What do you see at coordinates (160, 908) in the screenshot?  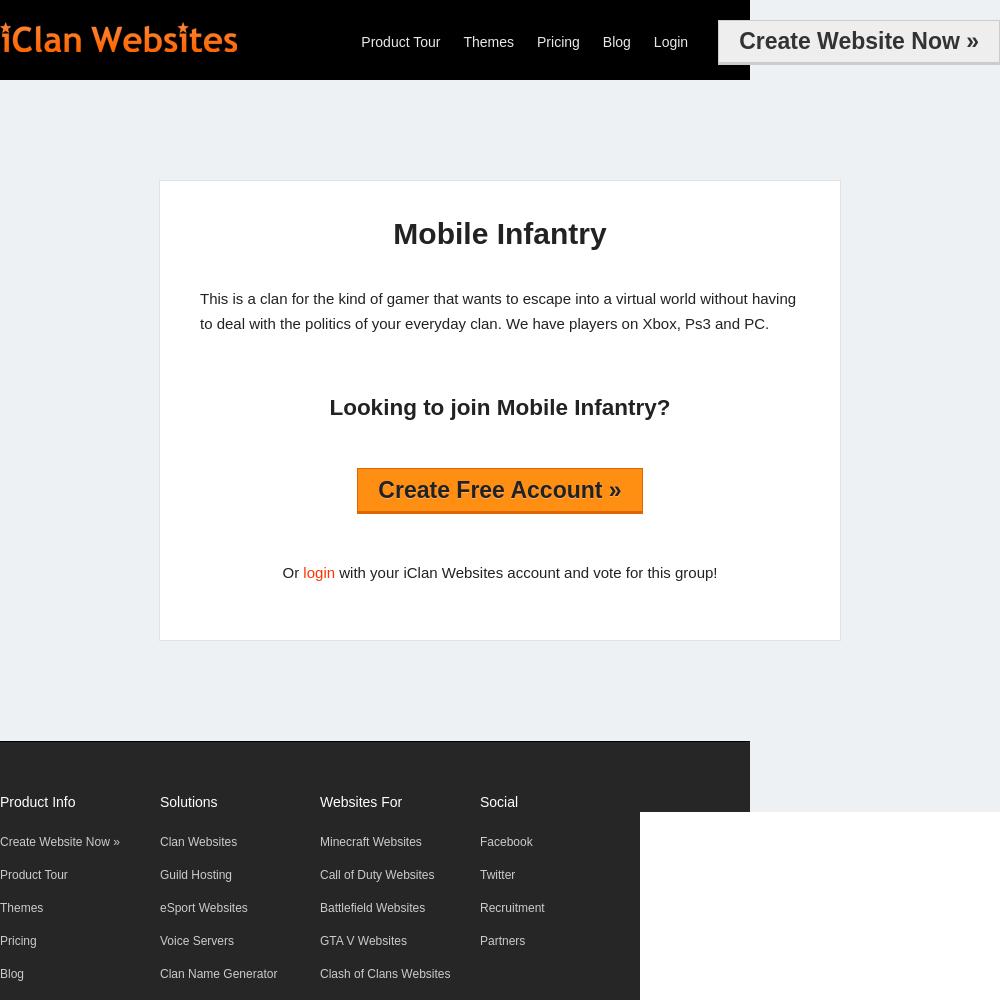 I see `'eSport Websites'` at bounding box center [160, 908].